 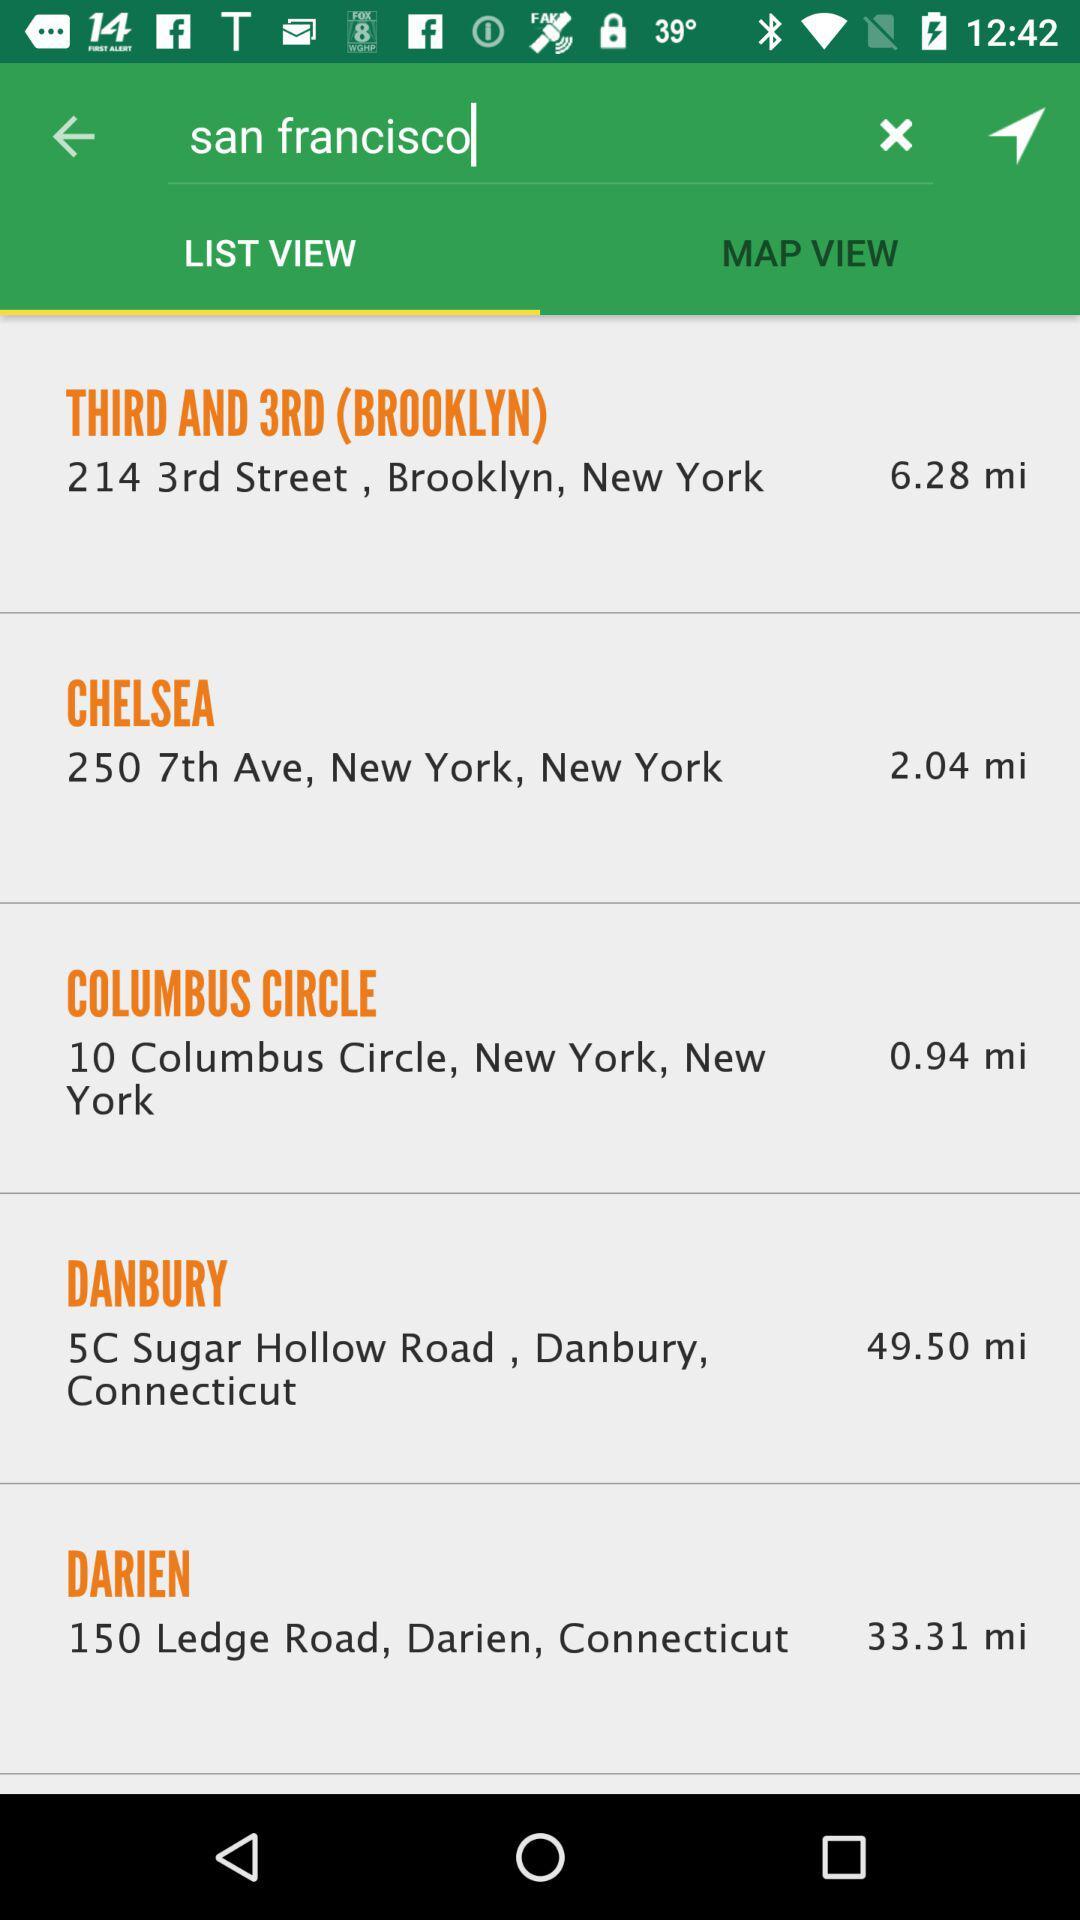 I want to click on the icon next to 214 3rd street icon, so click(x=957, y=474).